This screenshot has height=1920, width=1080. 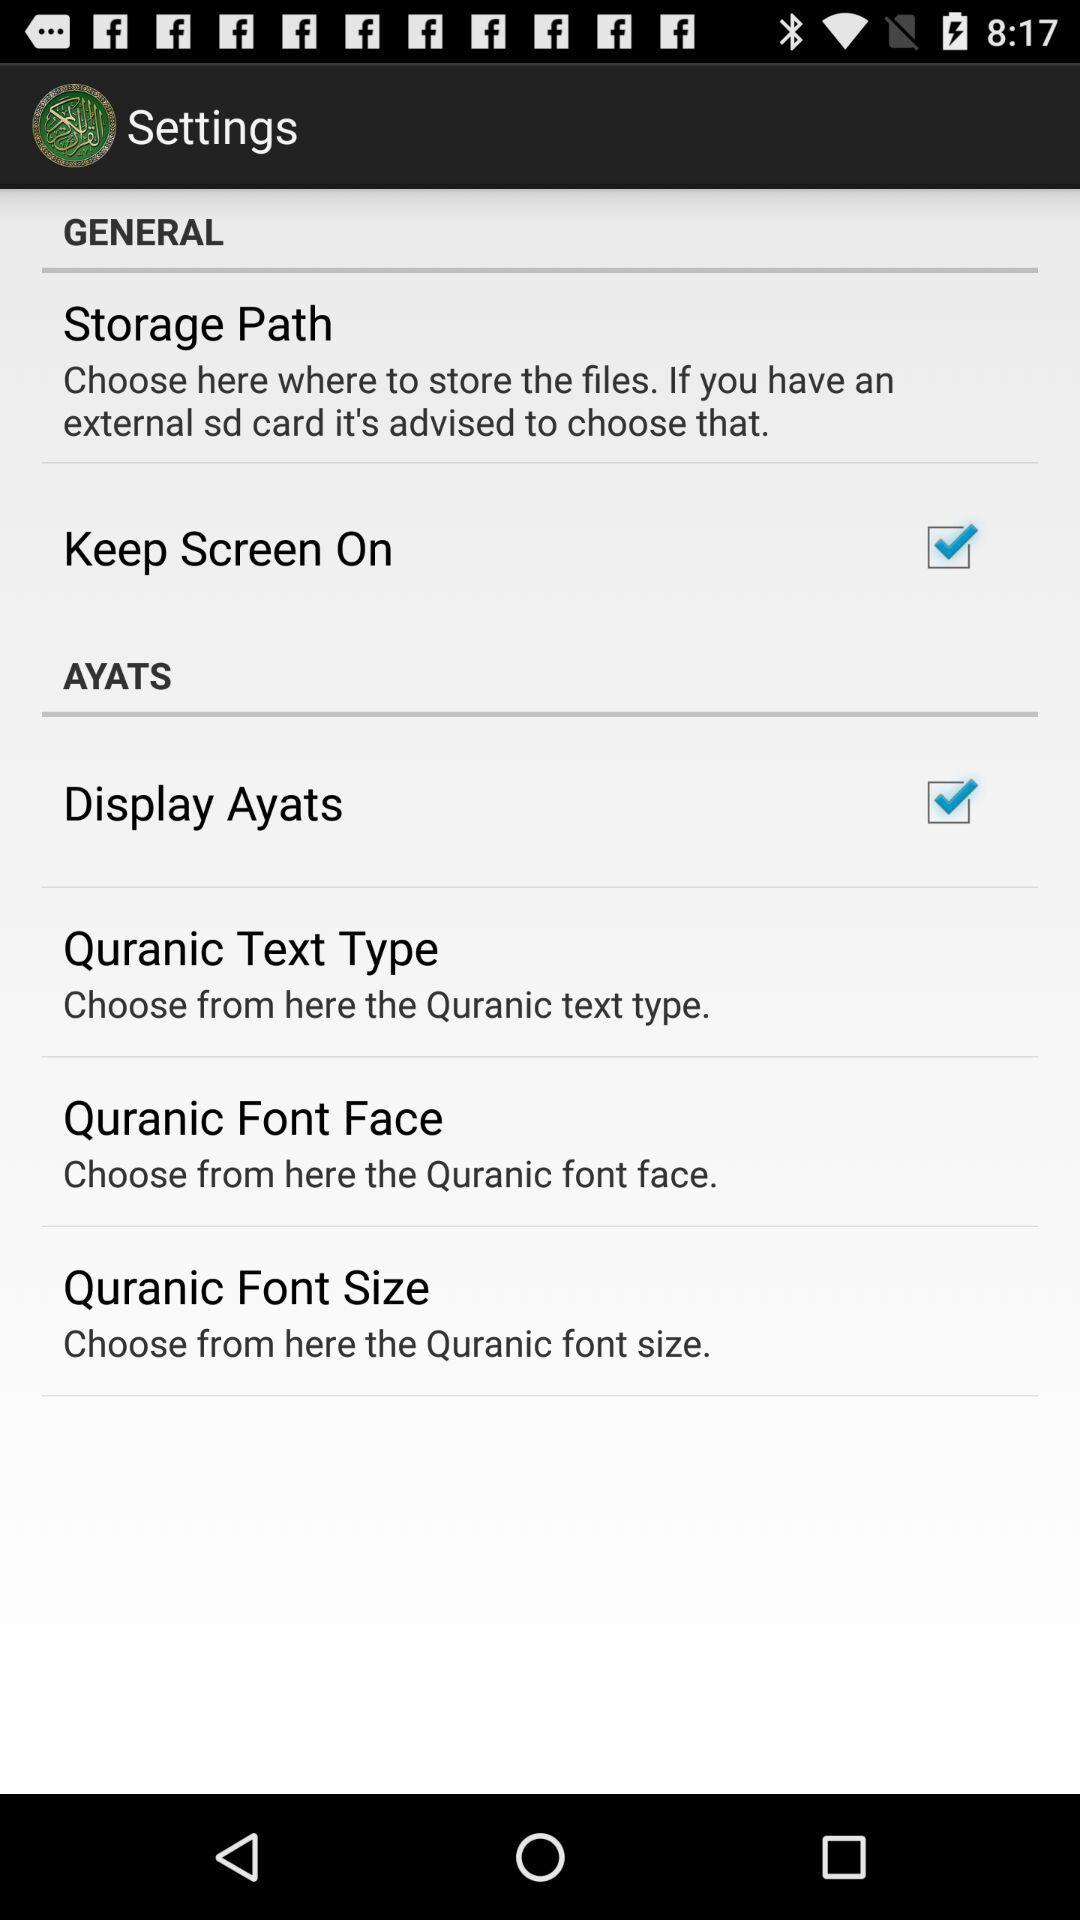 I want to click on icon above ayats app, so click(x=227, y=547).